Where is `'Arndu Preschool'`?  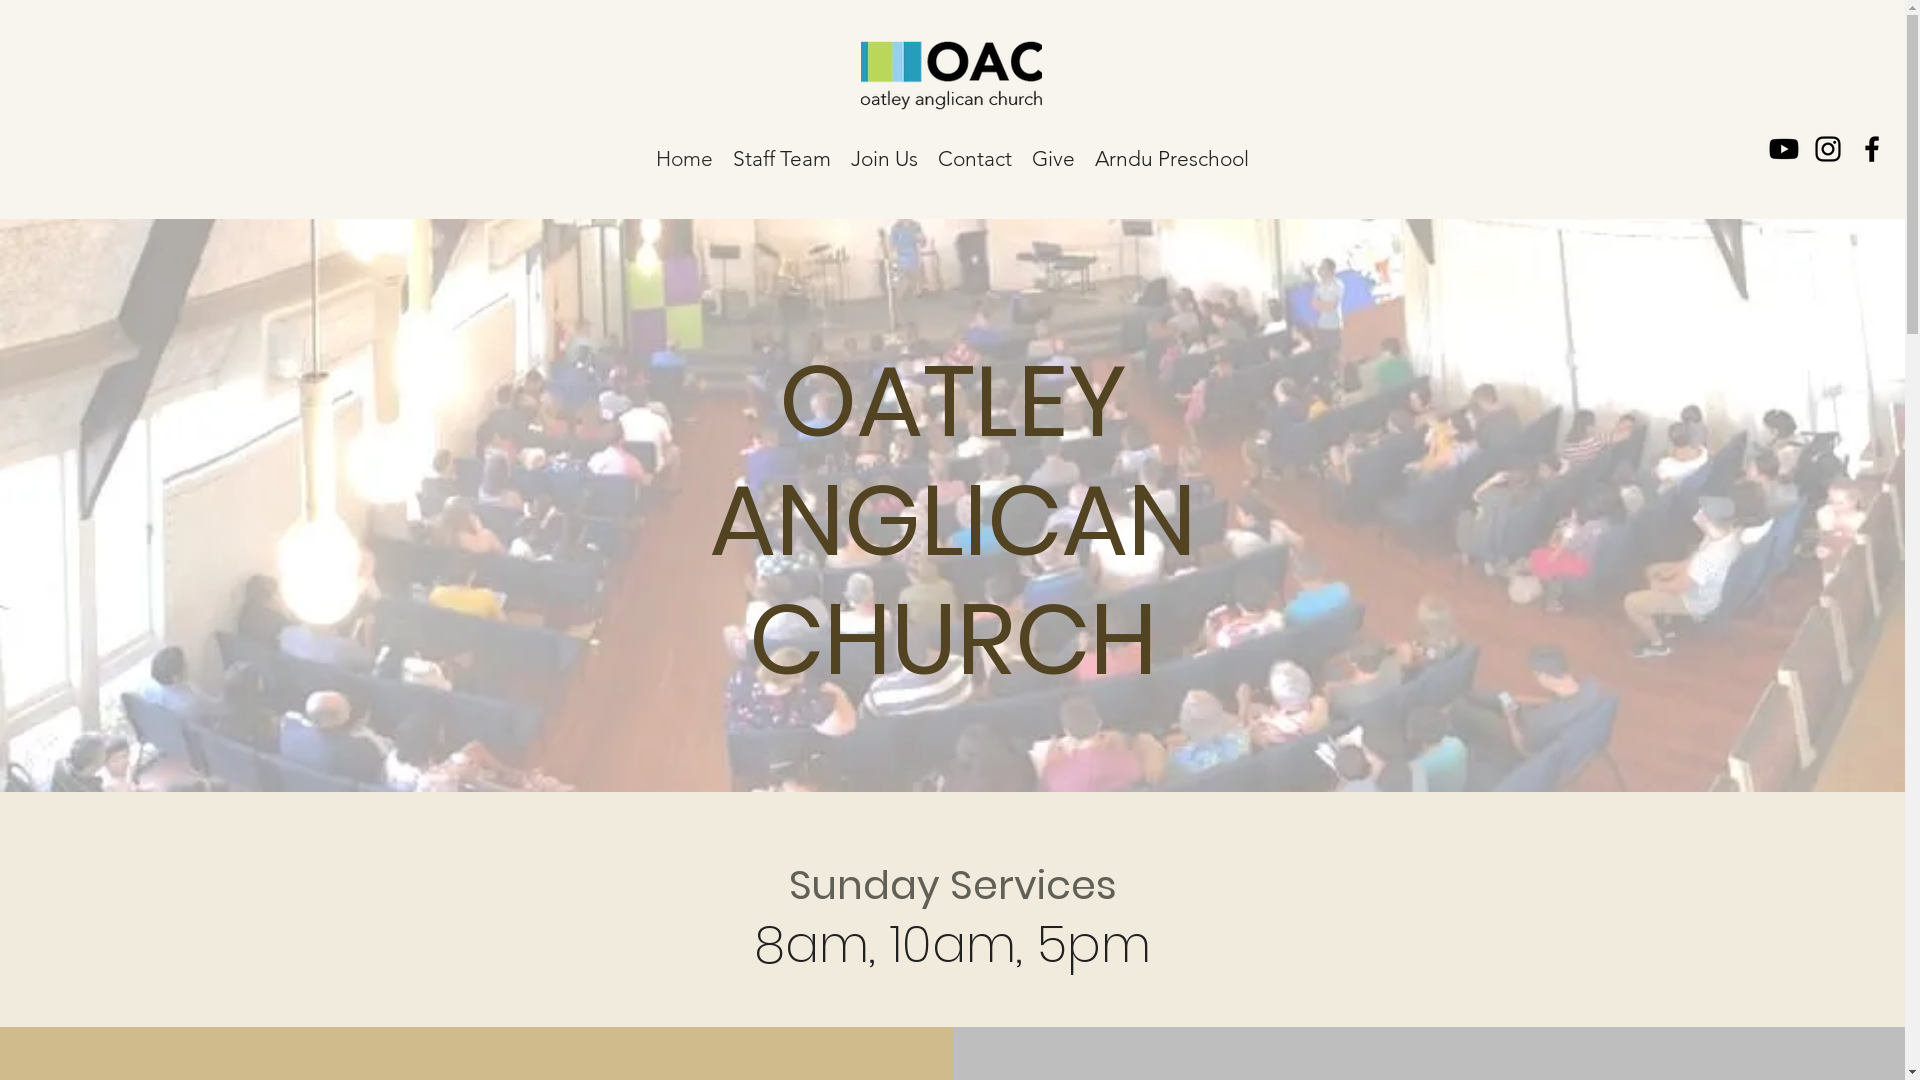
'Arndu Preschool' is located at coordinates (1171, 153).